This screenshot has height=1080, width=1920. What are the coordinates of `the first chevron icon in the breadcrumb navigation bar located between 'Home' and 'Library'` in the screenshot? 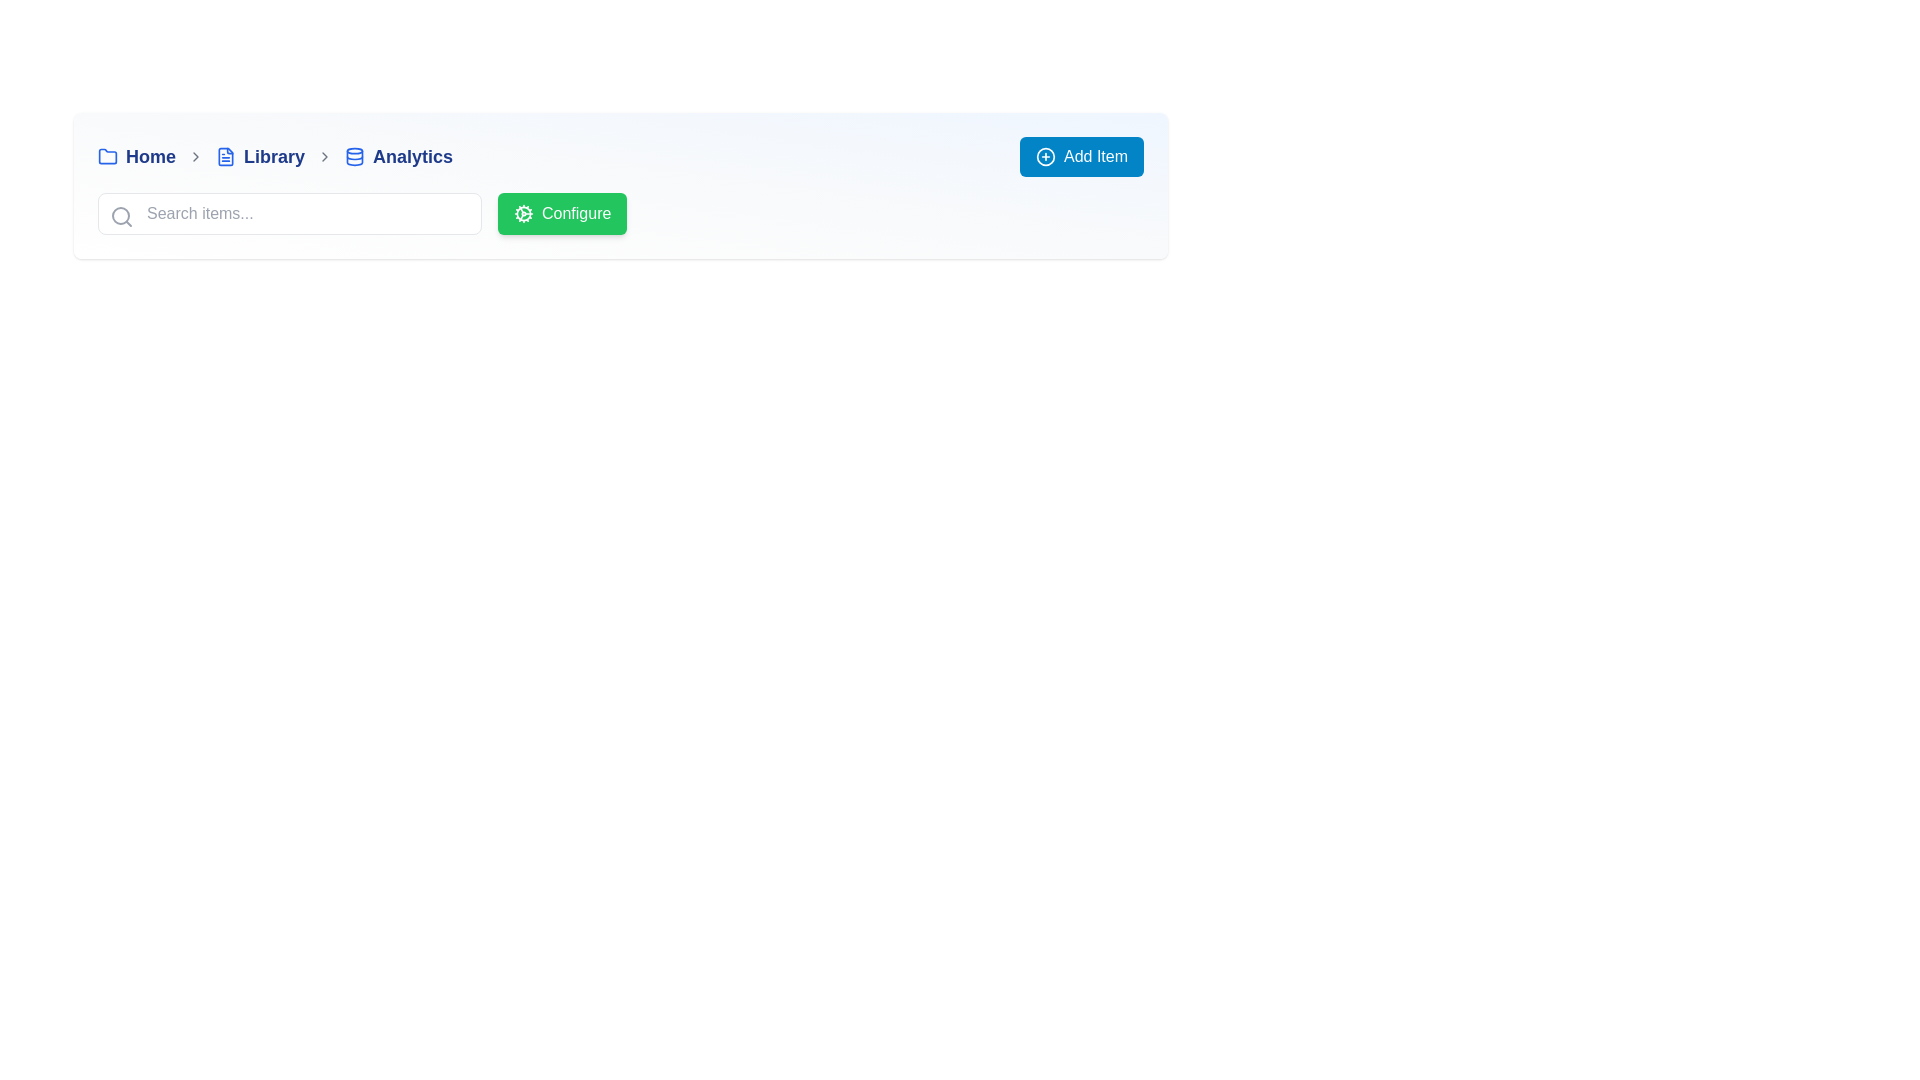 It's located at (196, 156).